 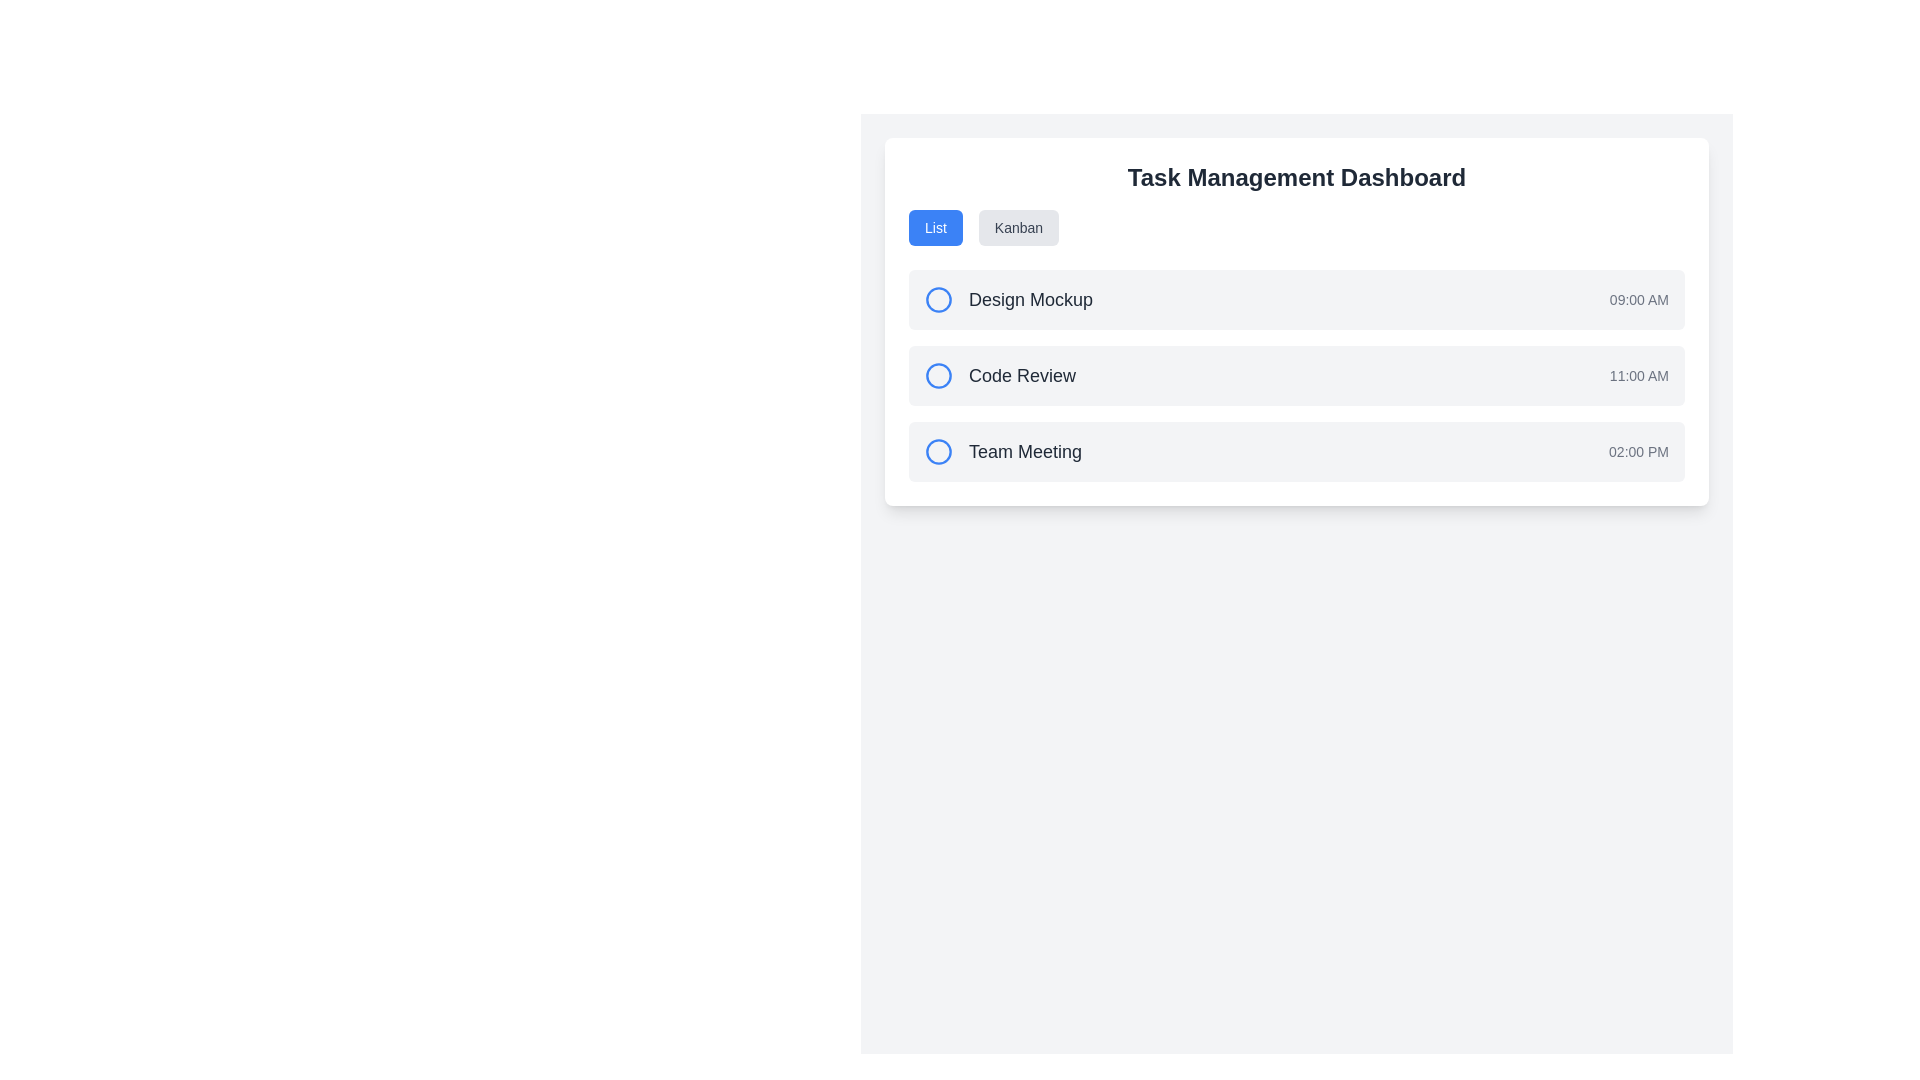 I want to click on the blue button labeled 'List' with rounded corners, so click(x=934, y=226).